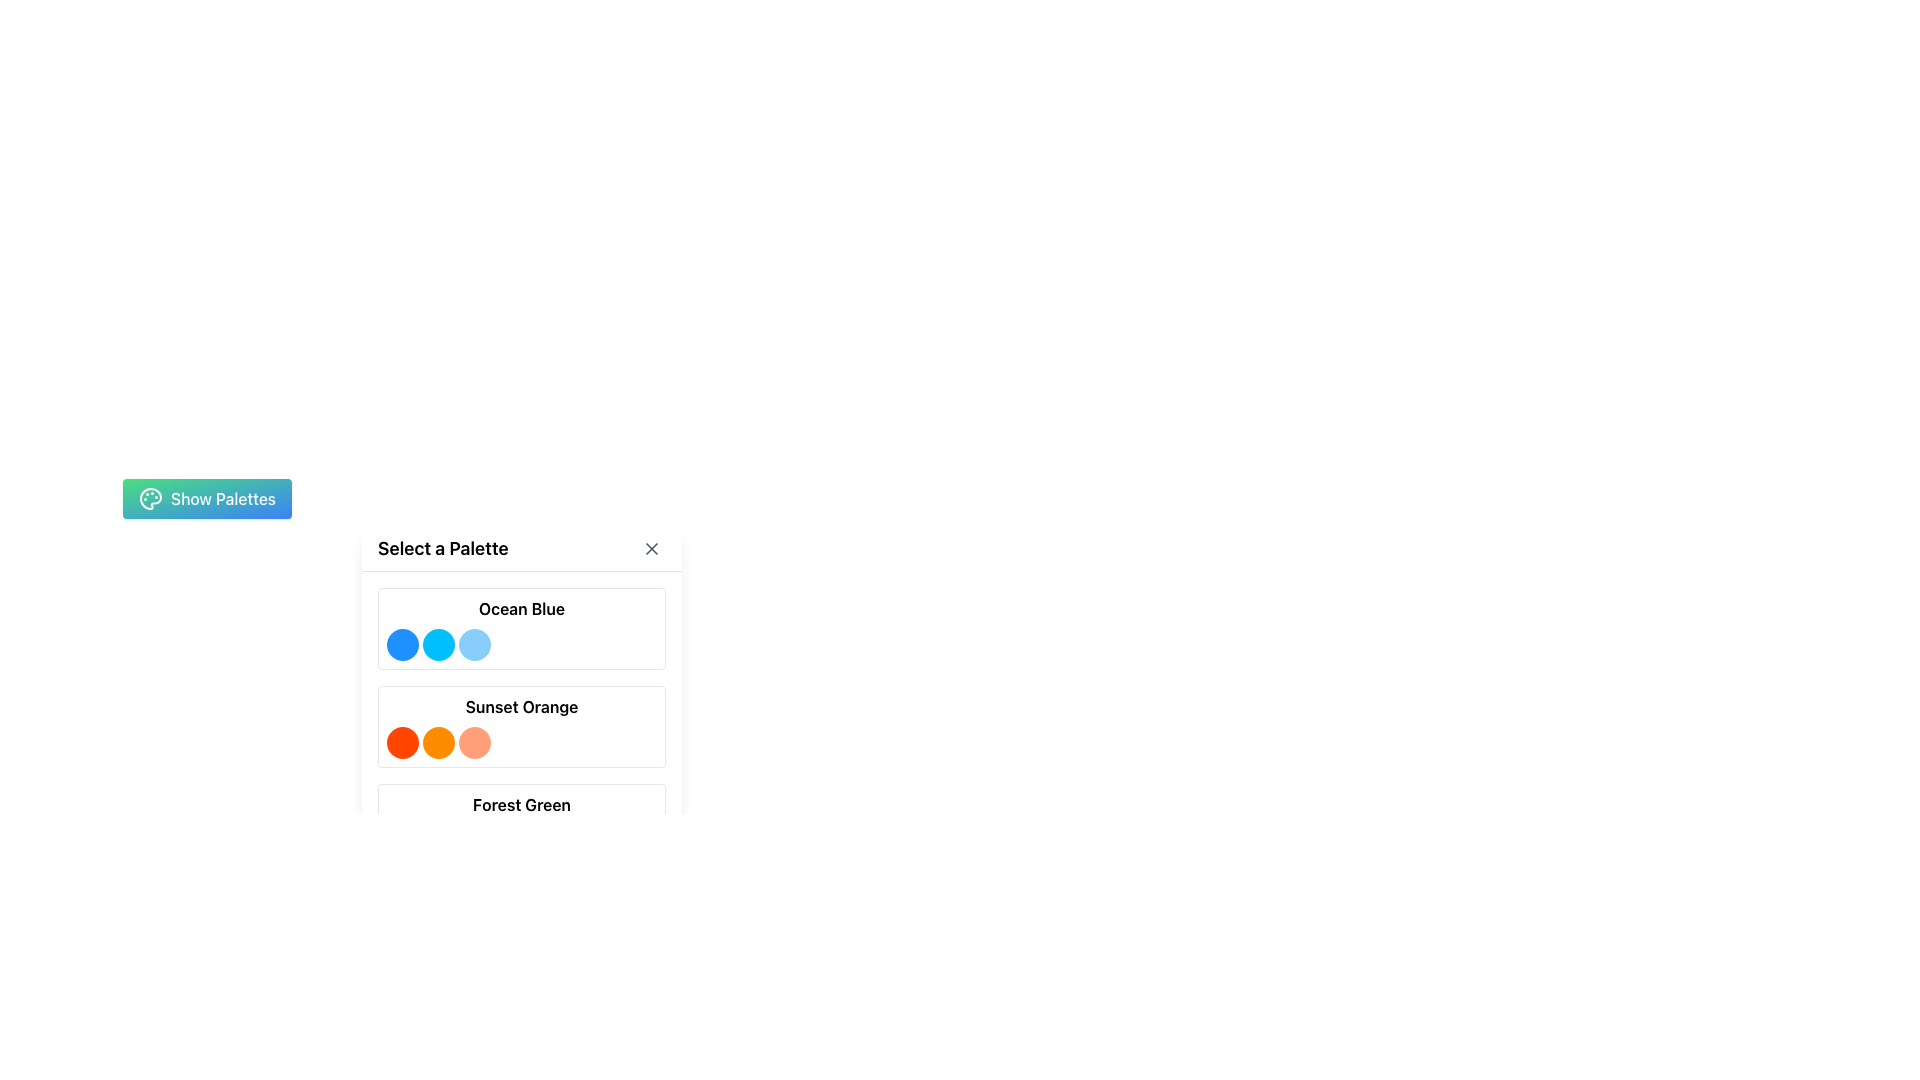 The height and width of the screenshot is (1080, 1920). I want to click on the 'X' icon button located at the top-right corner of the 'Select a Palette' section to trigger the hover effect, so click(652, 548).